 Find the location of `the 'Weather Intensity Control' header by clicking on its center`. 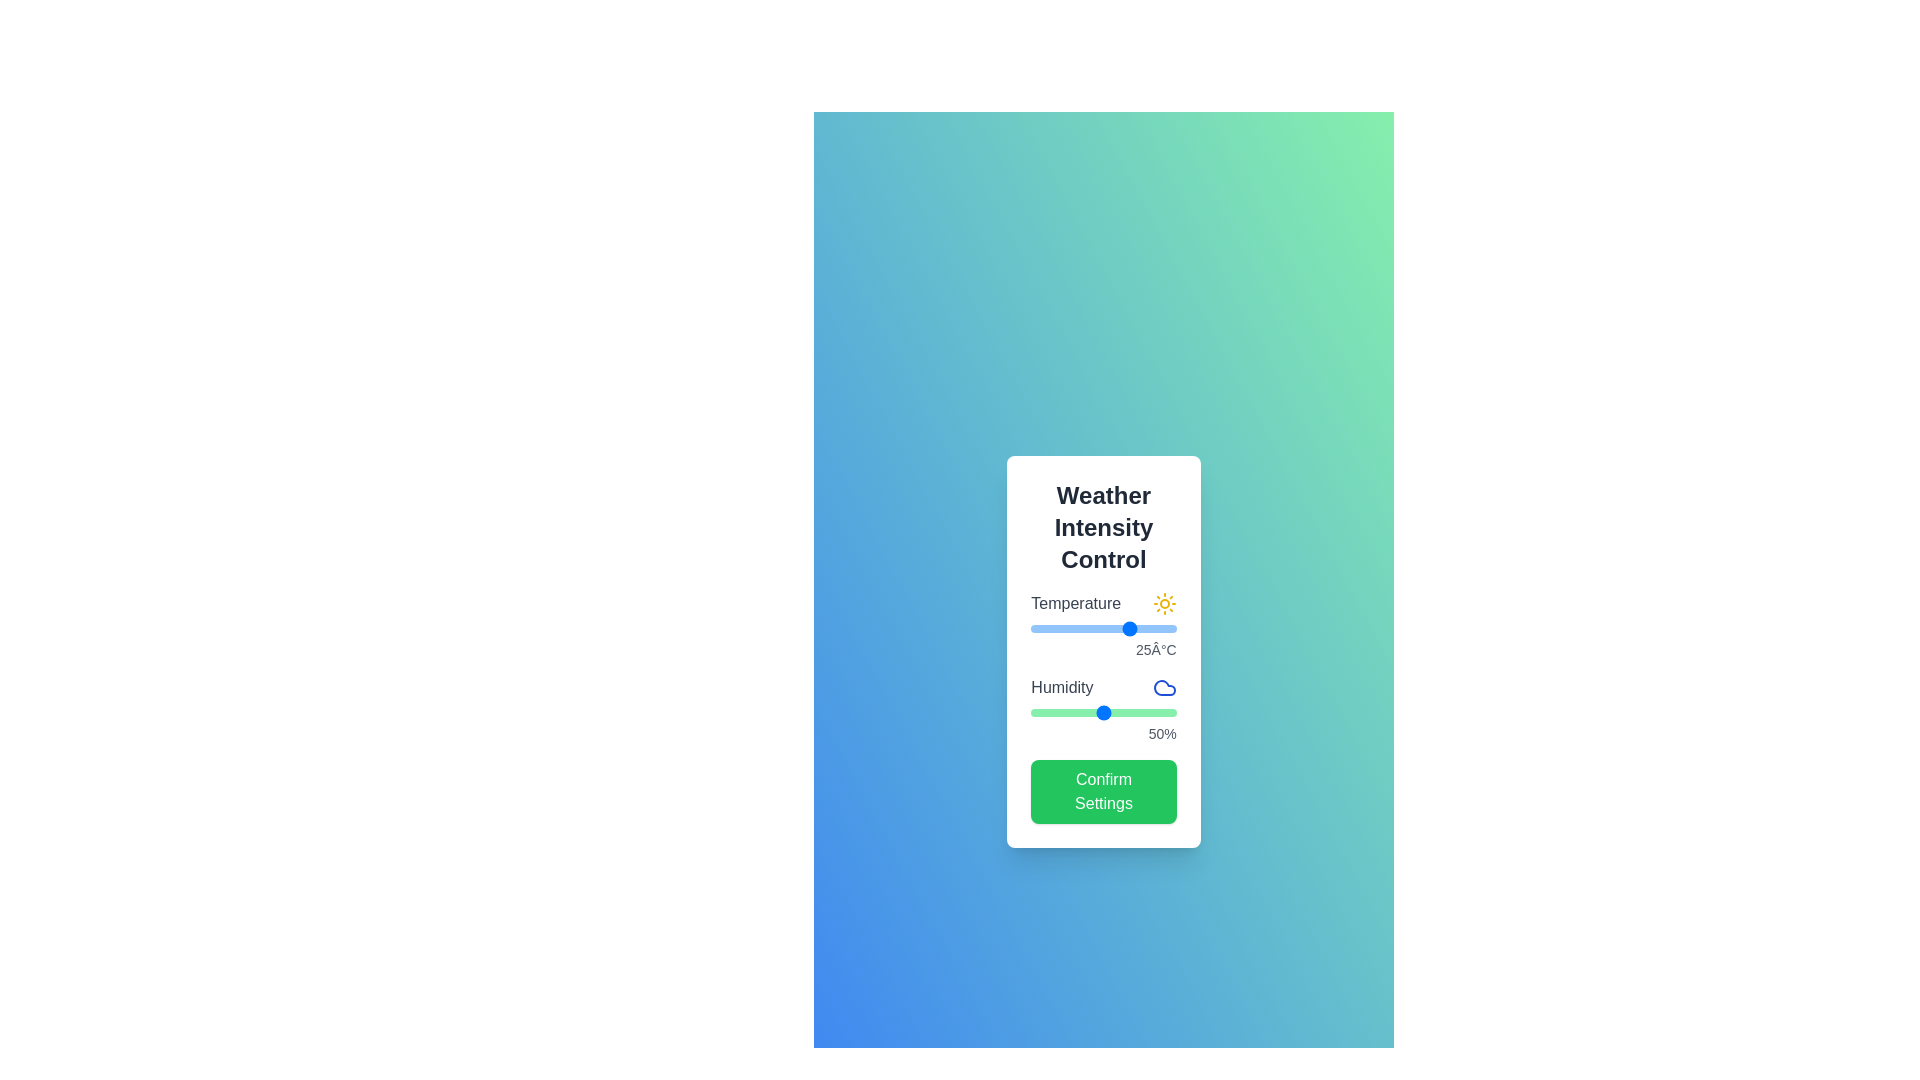

the 'Weather Intensity Control' header by clicking on its center is located at coordinates (1103, 527).